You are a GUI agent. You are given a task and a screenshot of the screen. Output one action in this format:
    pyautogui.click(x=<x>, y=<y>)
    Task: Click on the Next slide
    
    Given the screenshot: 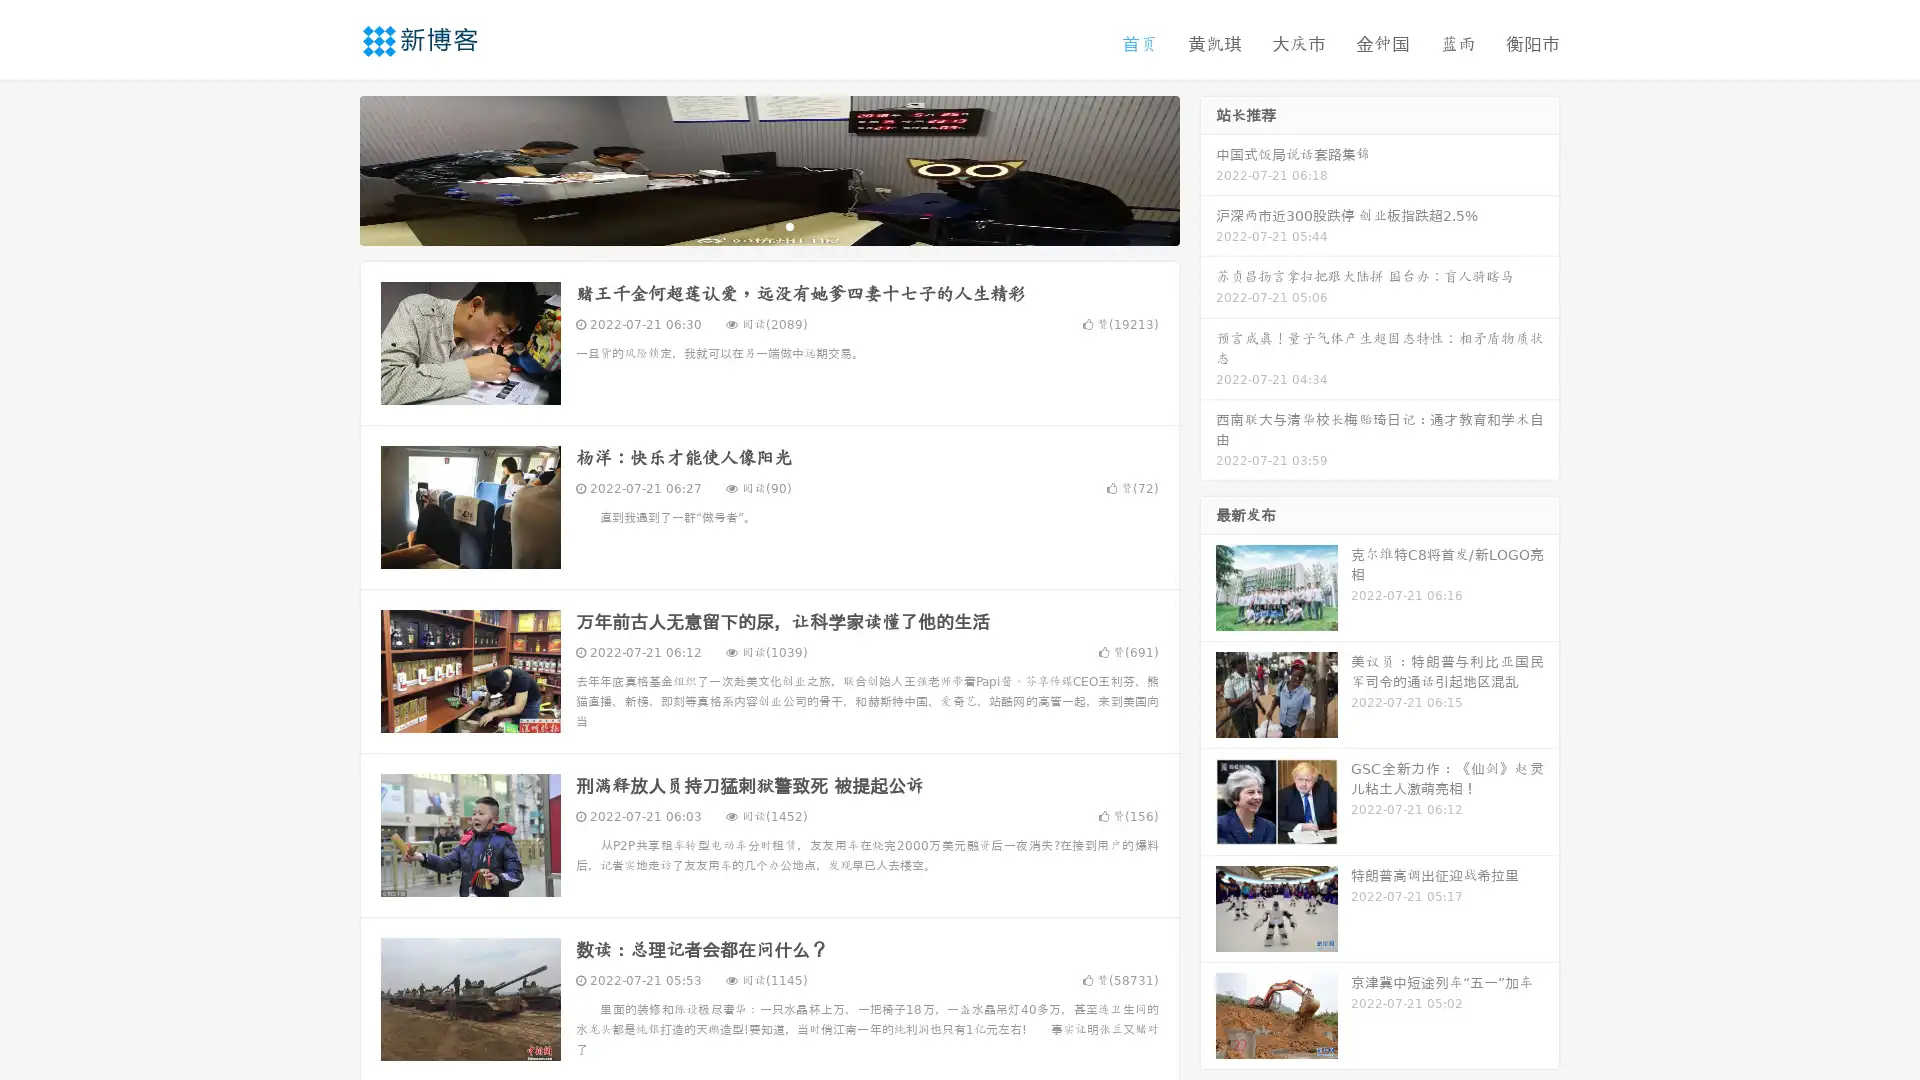 What is the action you would take?
    pyautogui.click(x=1208, y=168)
    